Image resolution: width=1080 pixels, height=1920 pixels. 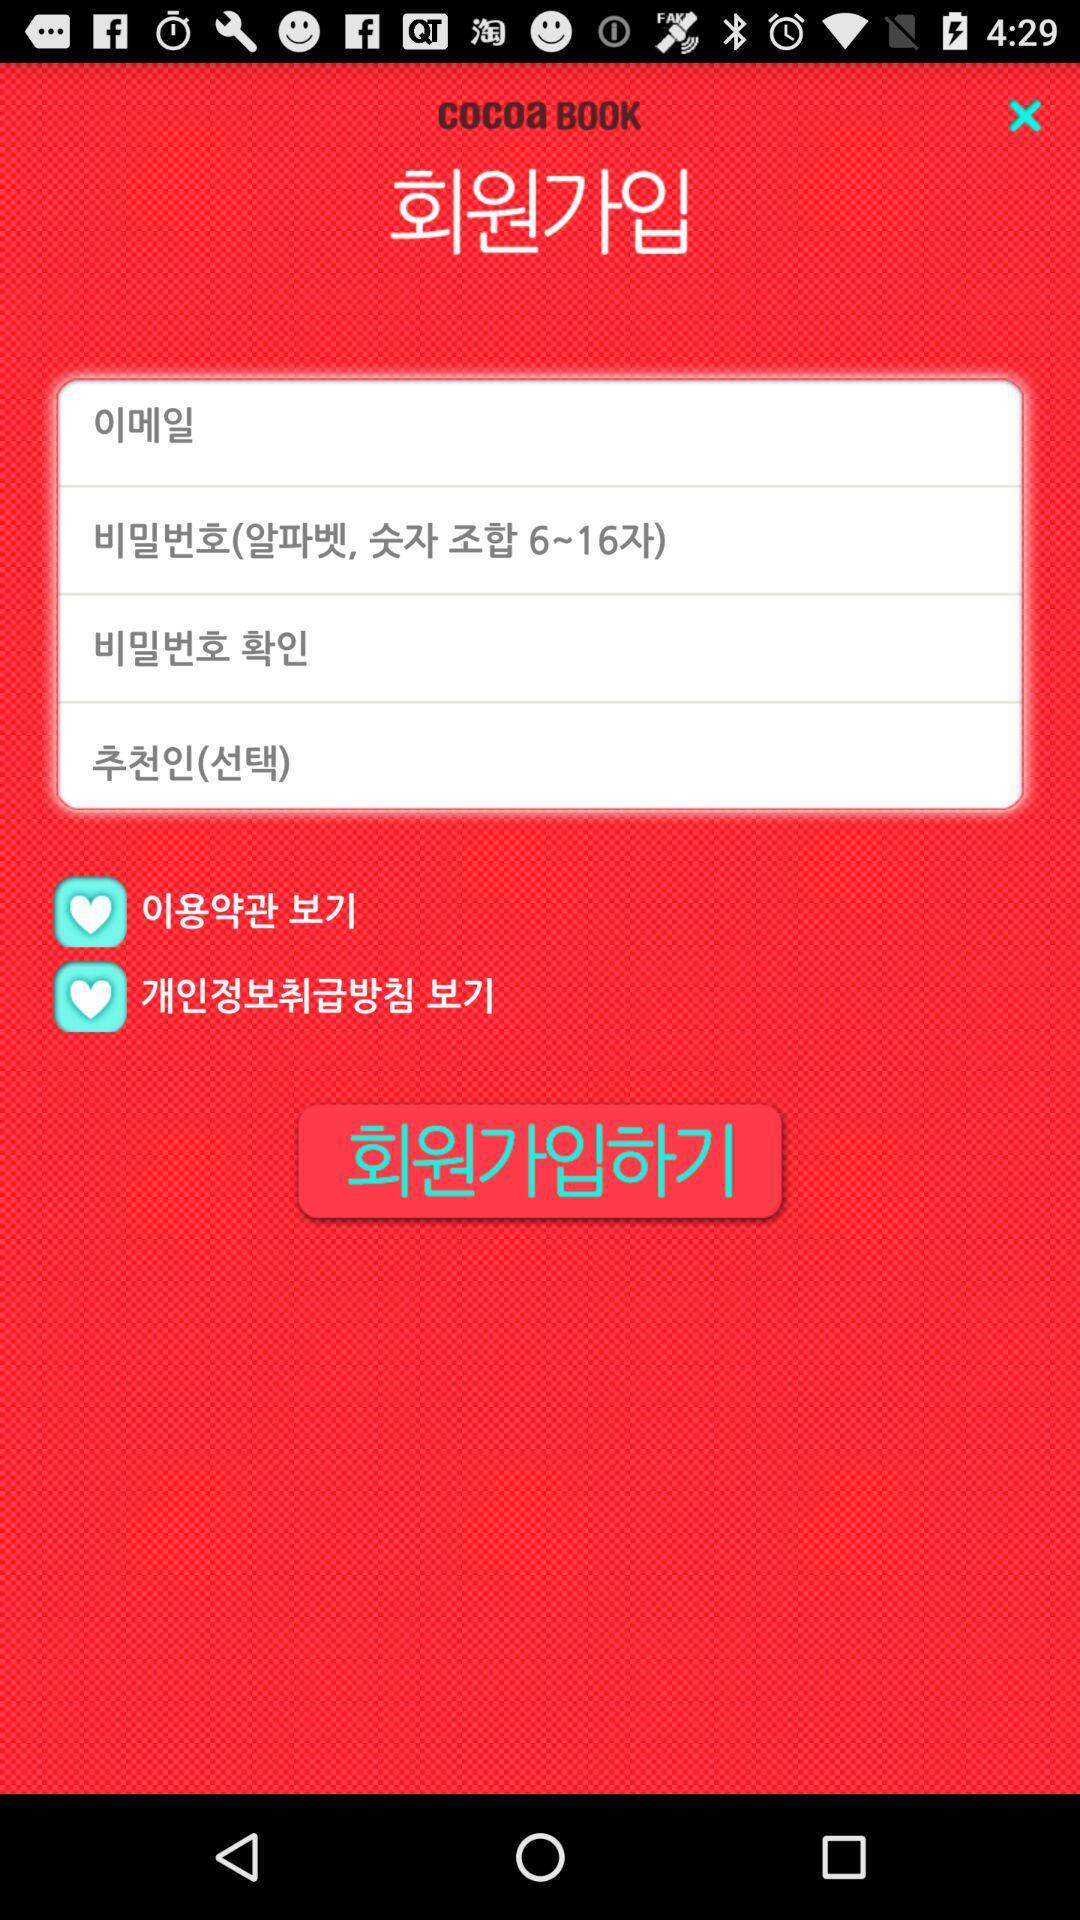 What do you see at coordinates (88, 996) in the screenshot?
I see `like option` at bounding box center [88, 996].